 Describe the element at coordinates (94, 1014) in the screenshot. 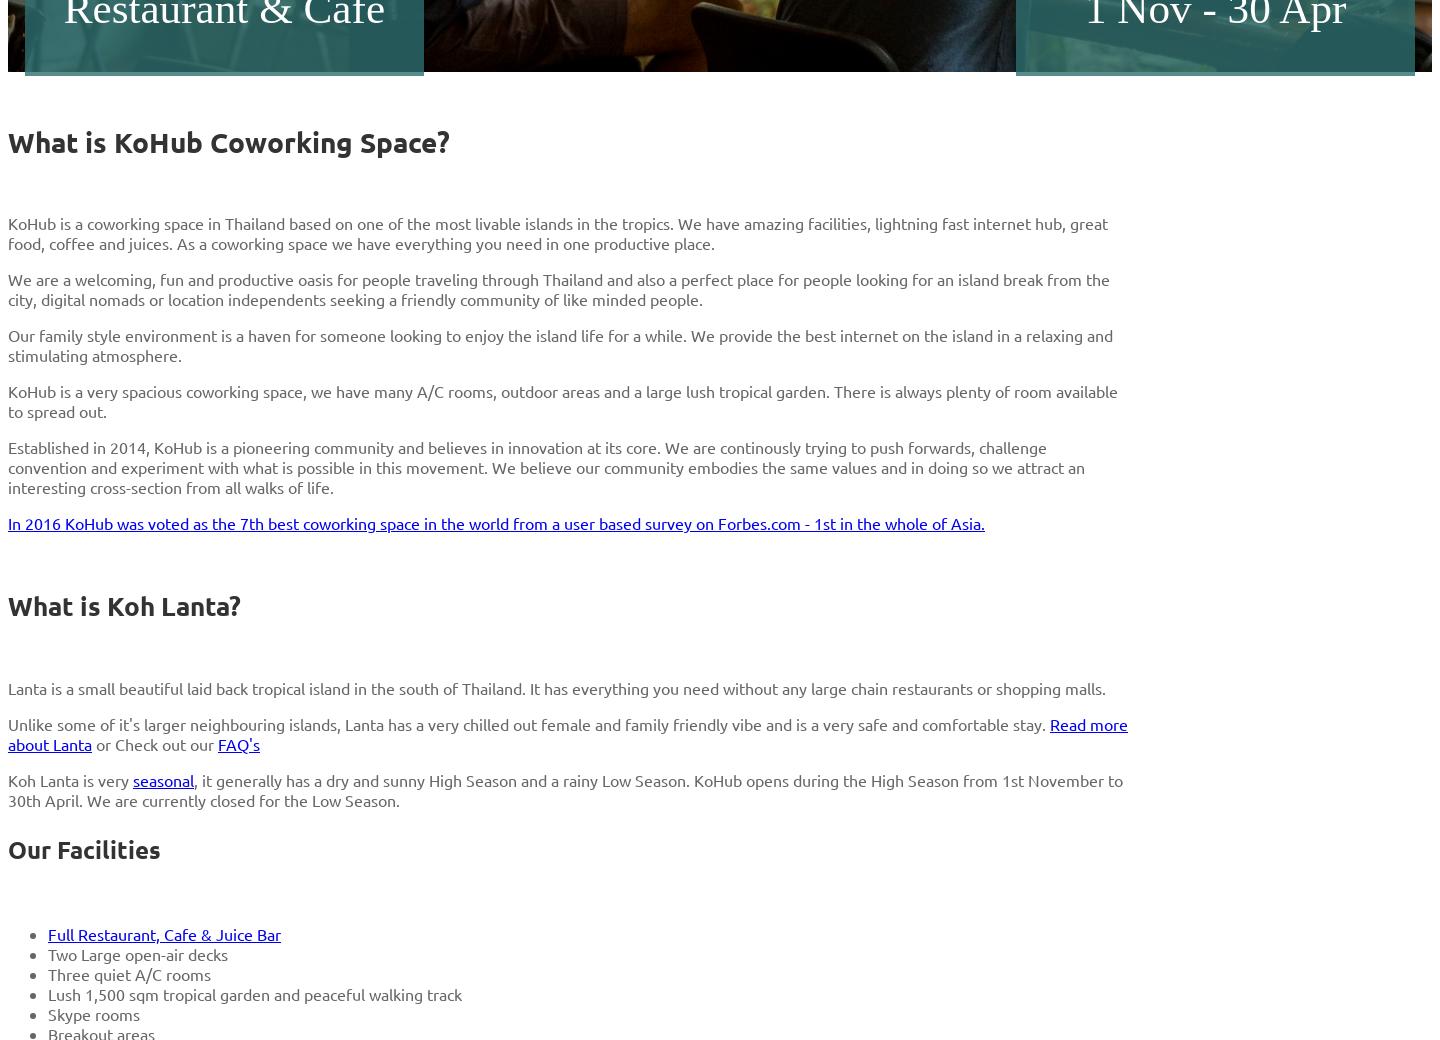

I see `'Skype rooms'` at that location.